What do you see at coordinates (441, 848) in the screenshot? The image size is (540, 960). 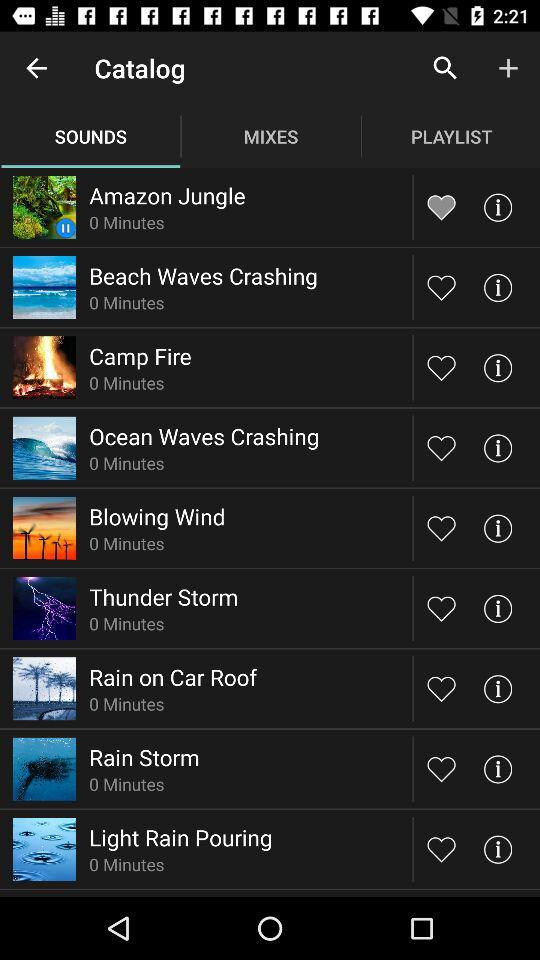 I see `like song` at bounding box center [441, 848].